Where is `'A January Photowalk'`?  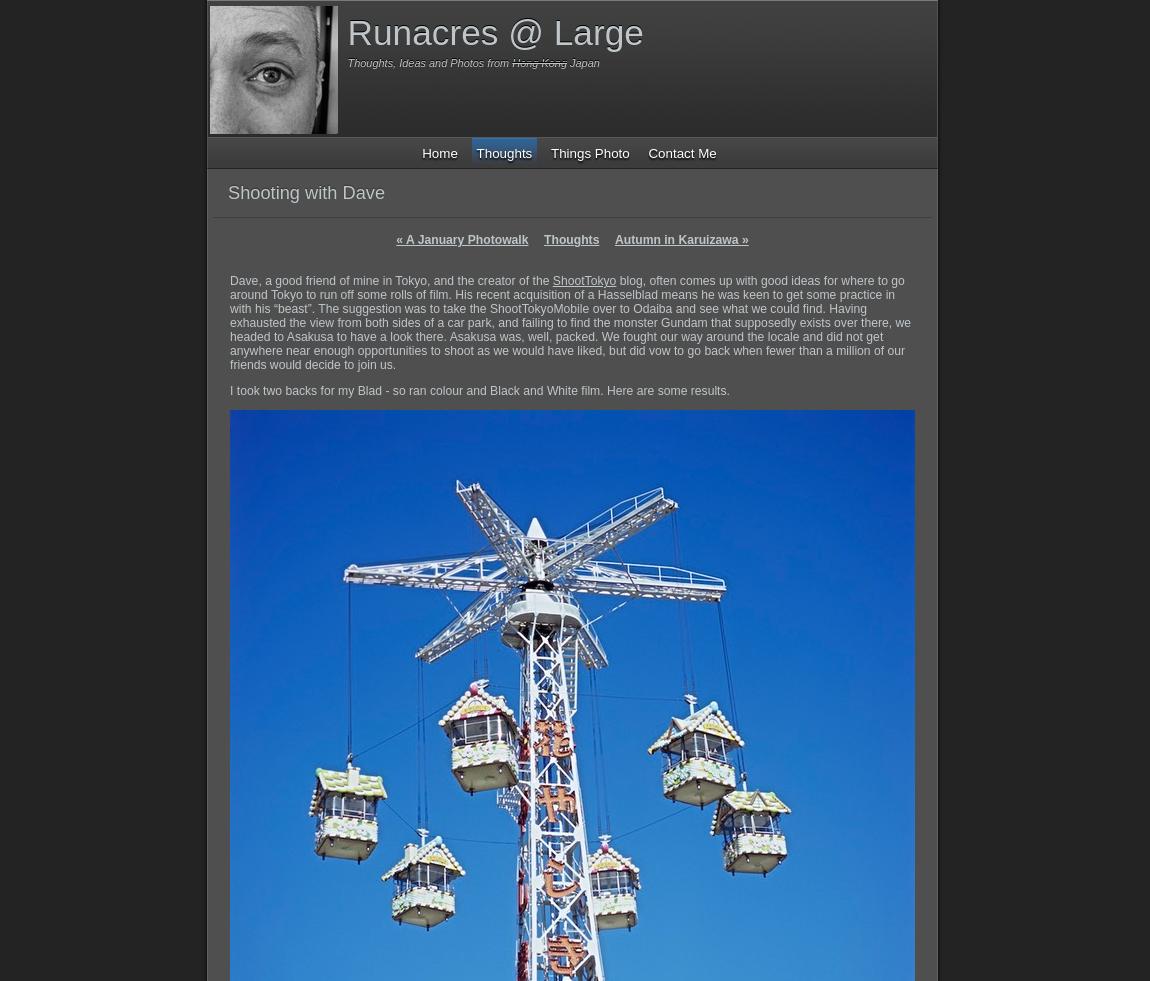
'A January Photowalk' is located at coordinates (465, 238).